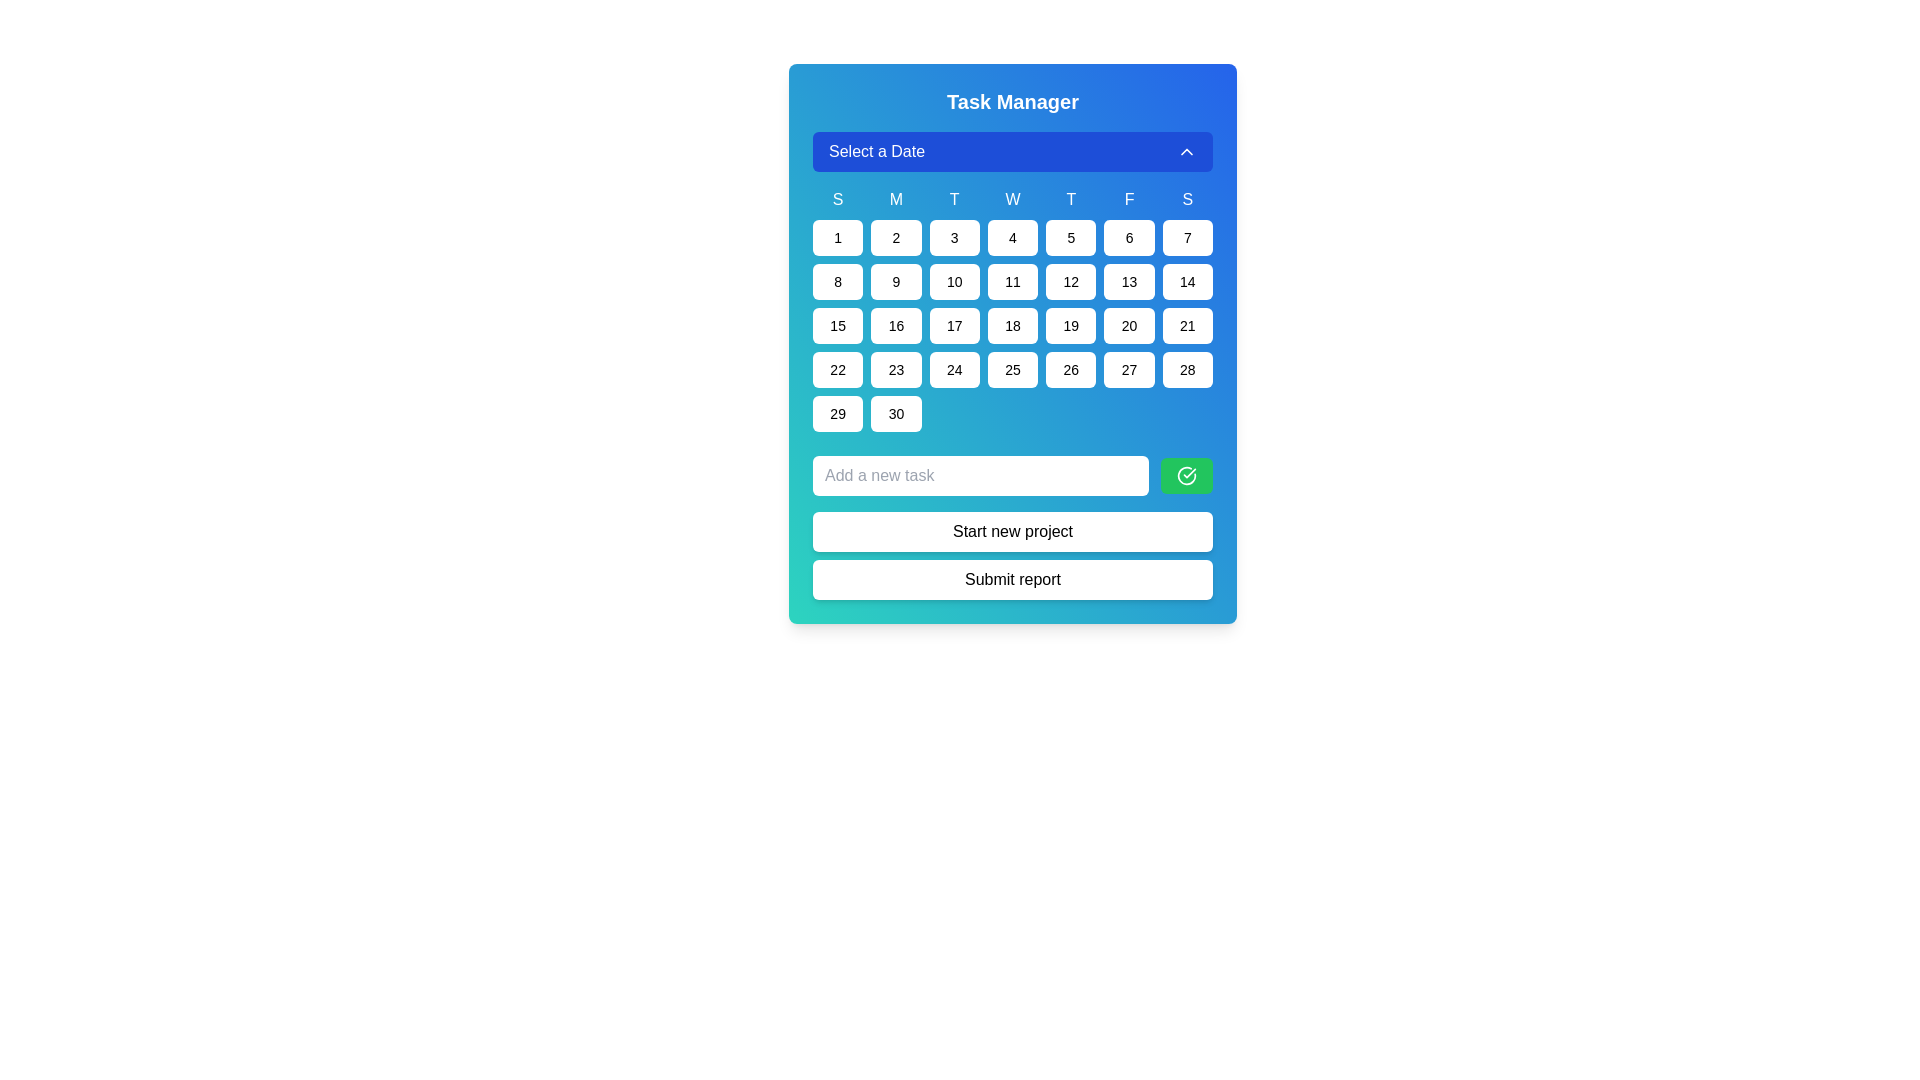 The image size is (1920, 1080). I want to click on the date selection button labeled '30' which is a rectangular button with a white background and rounded corners, located in the last column of the last row of the calendar grid, so click(895, 412).